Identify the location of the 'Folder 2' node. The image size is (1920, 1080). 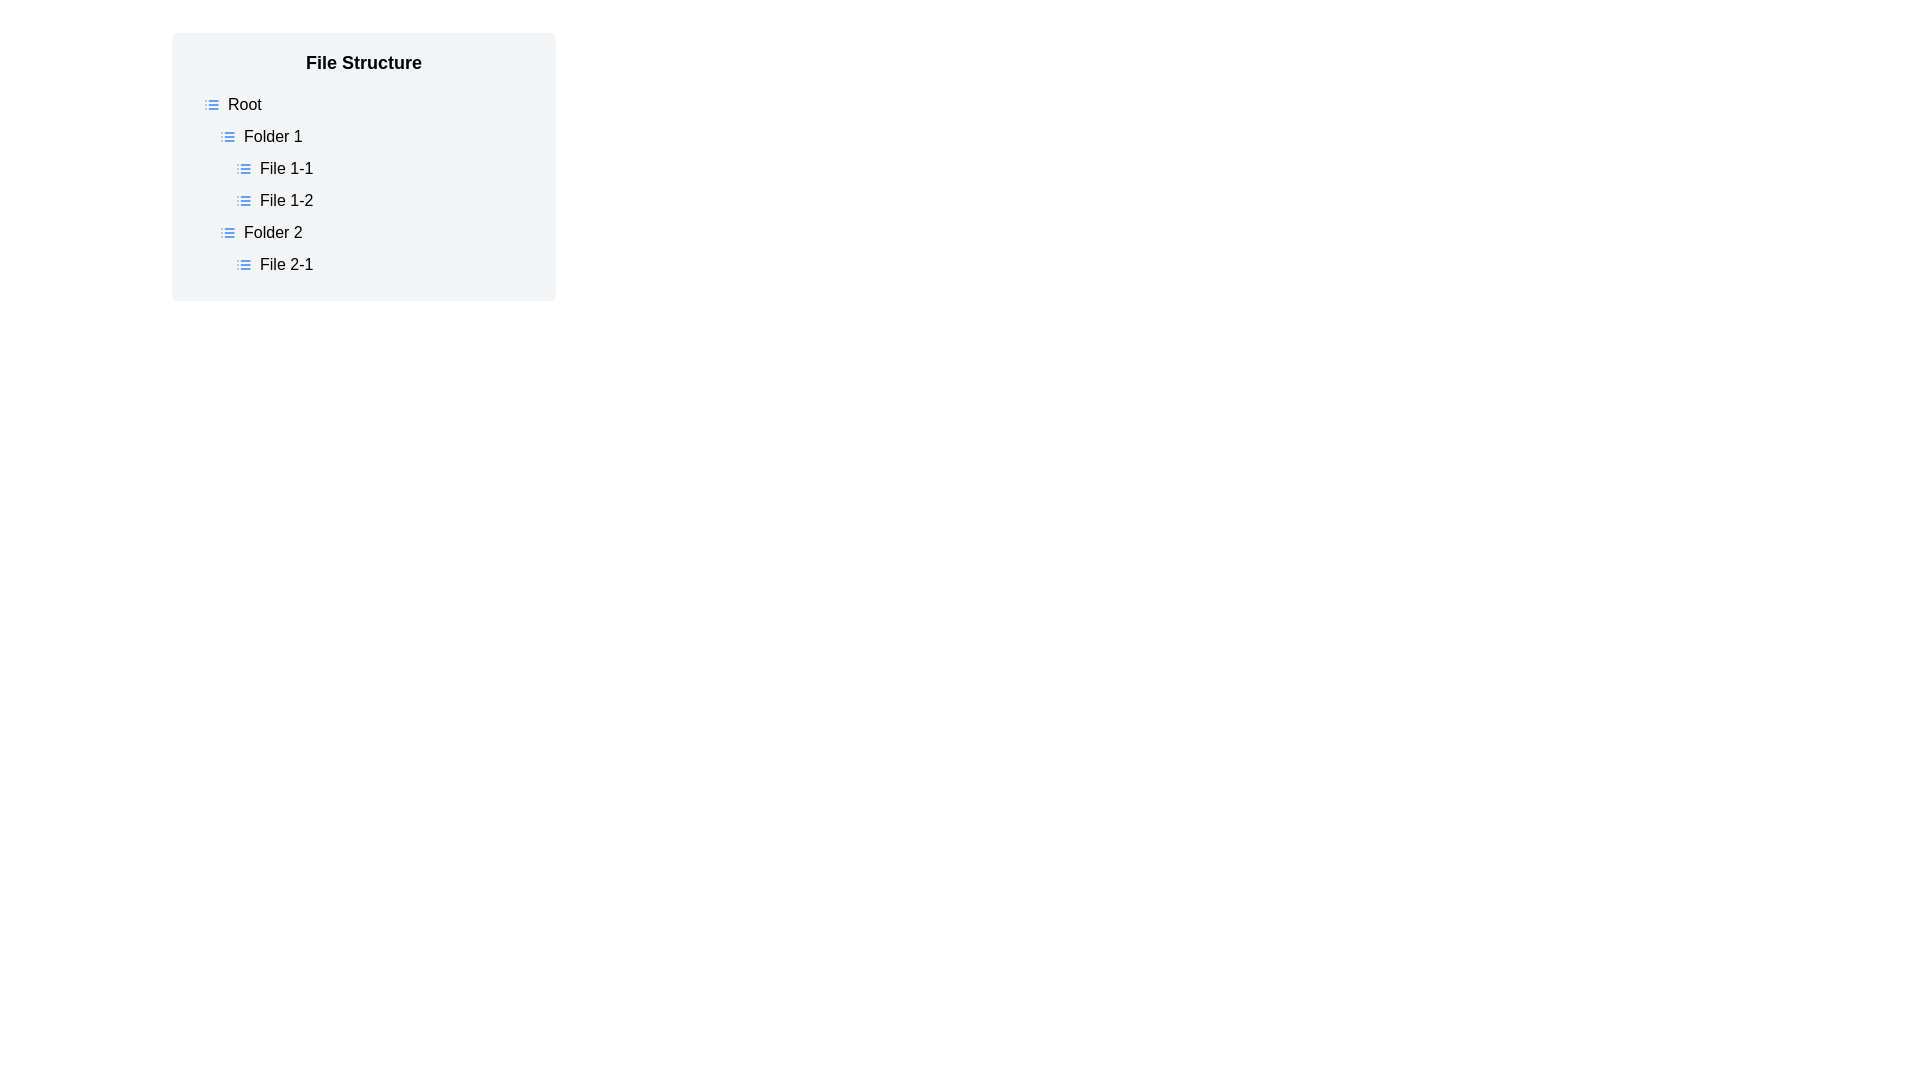
(379, 248).